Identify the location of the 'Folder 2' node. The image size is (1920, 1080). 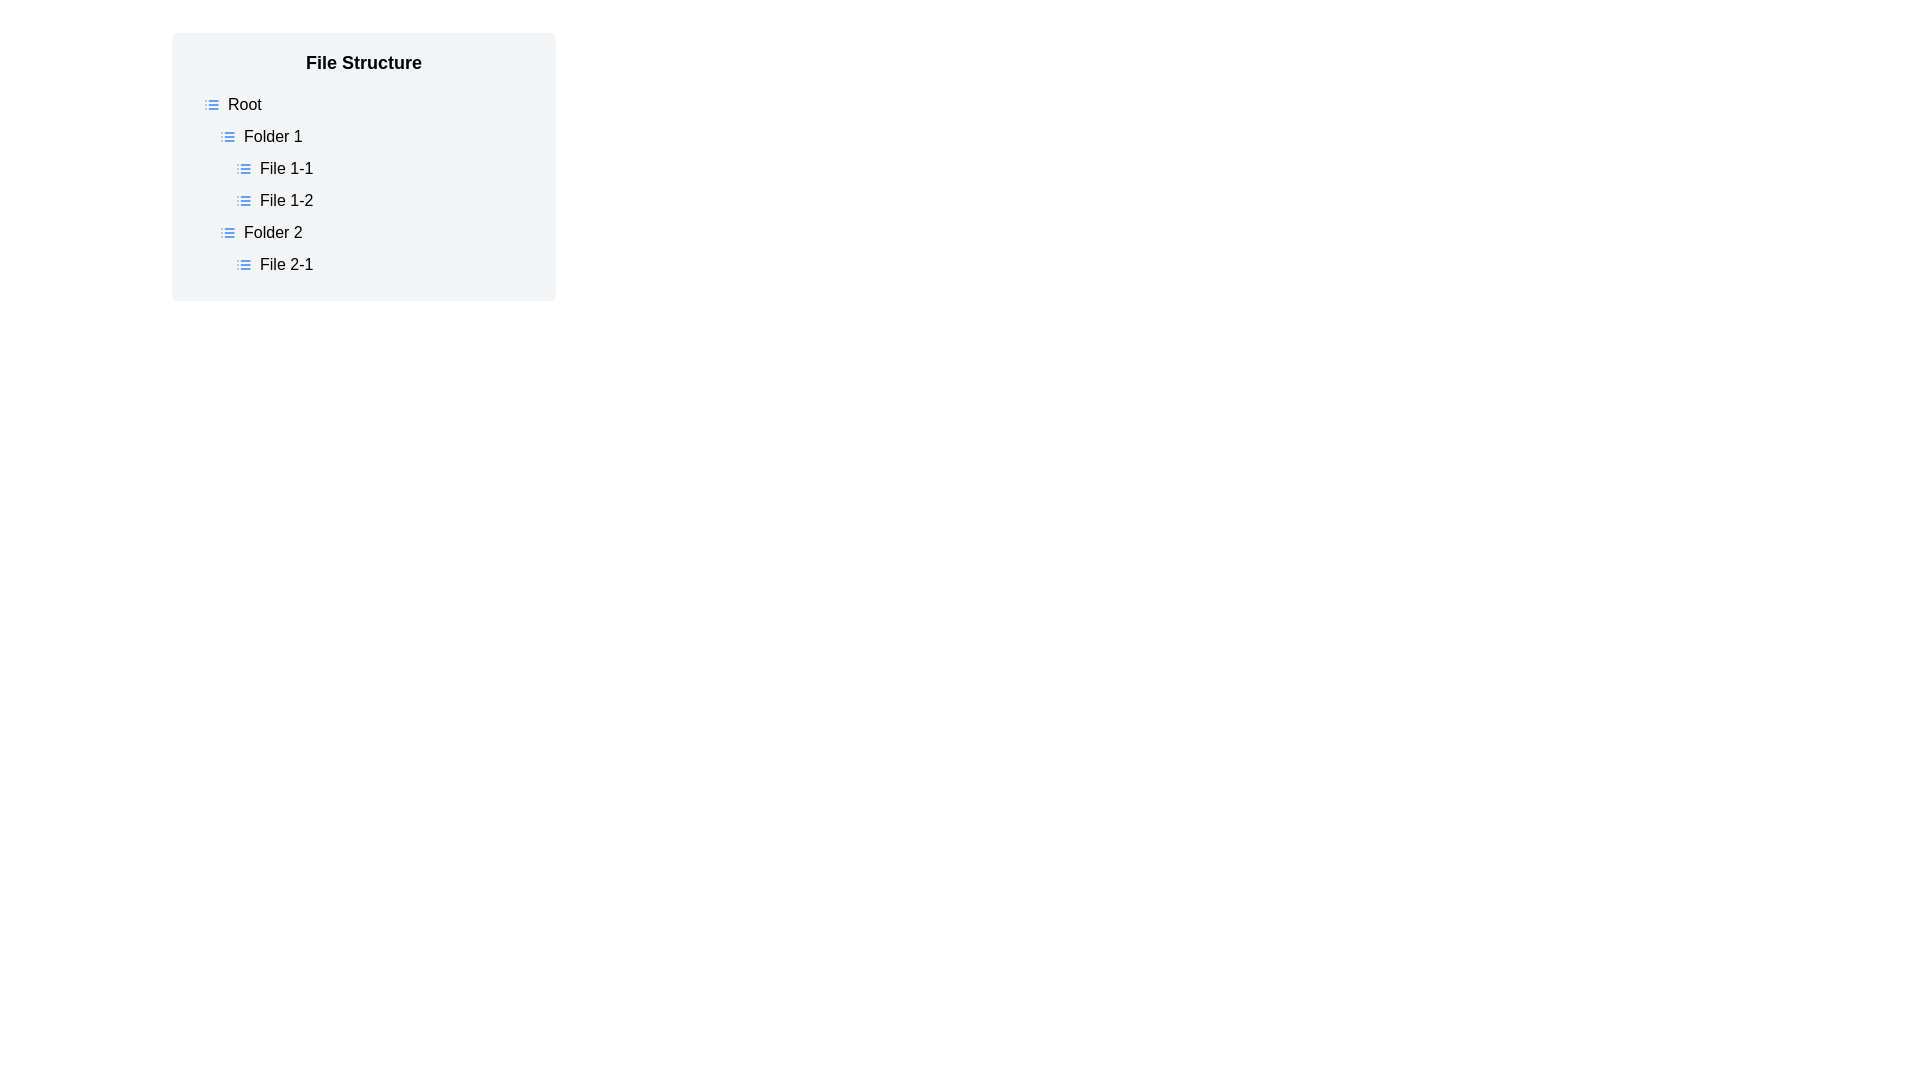
(379, 248).